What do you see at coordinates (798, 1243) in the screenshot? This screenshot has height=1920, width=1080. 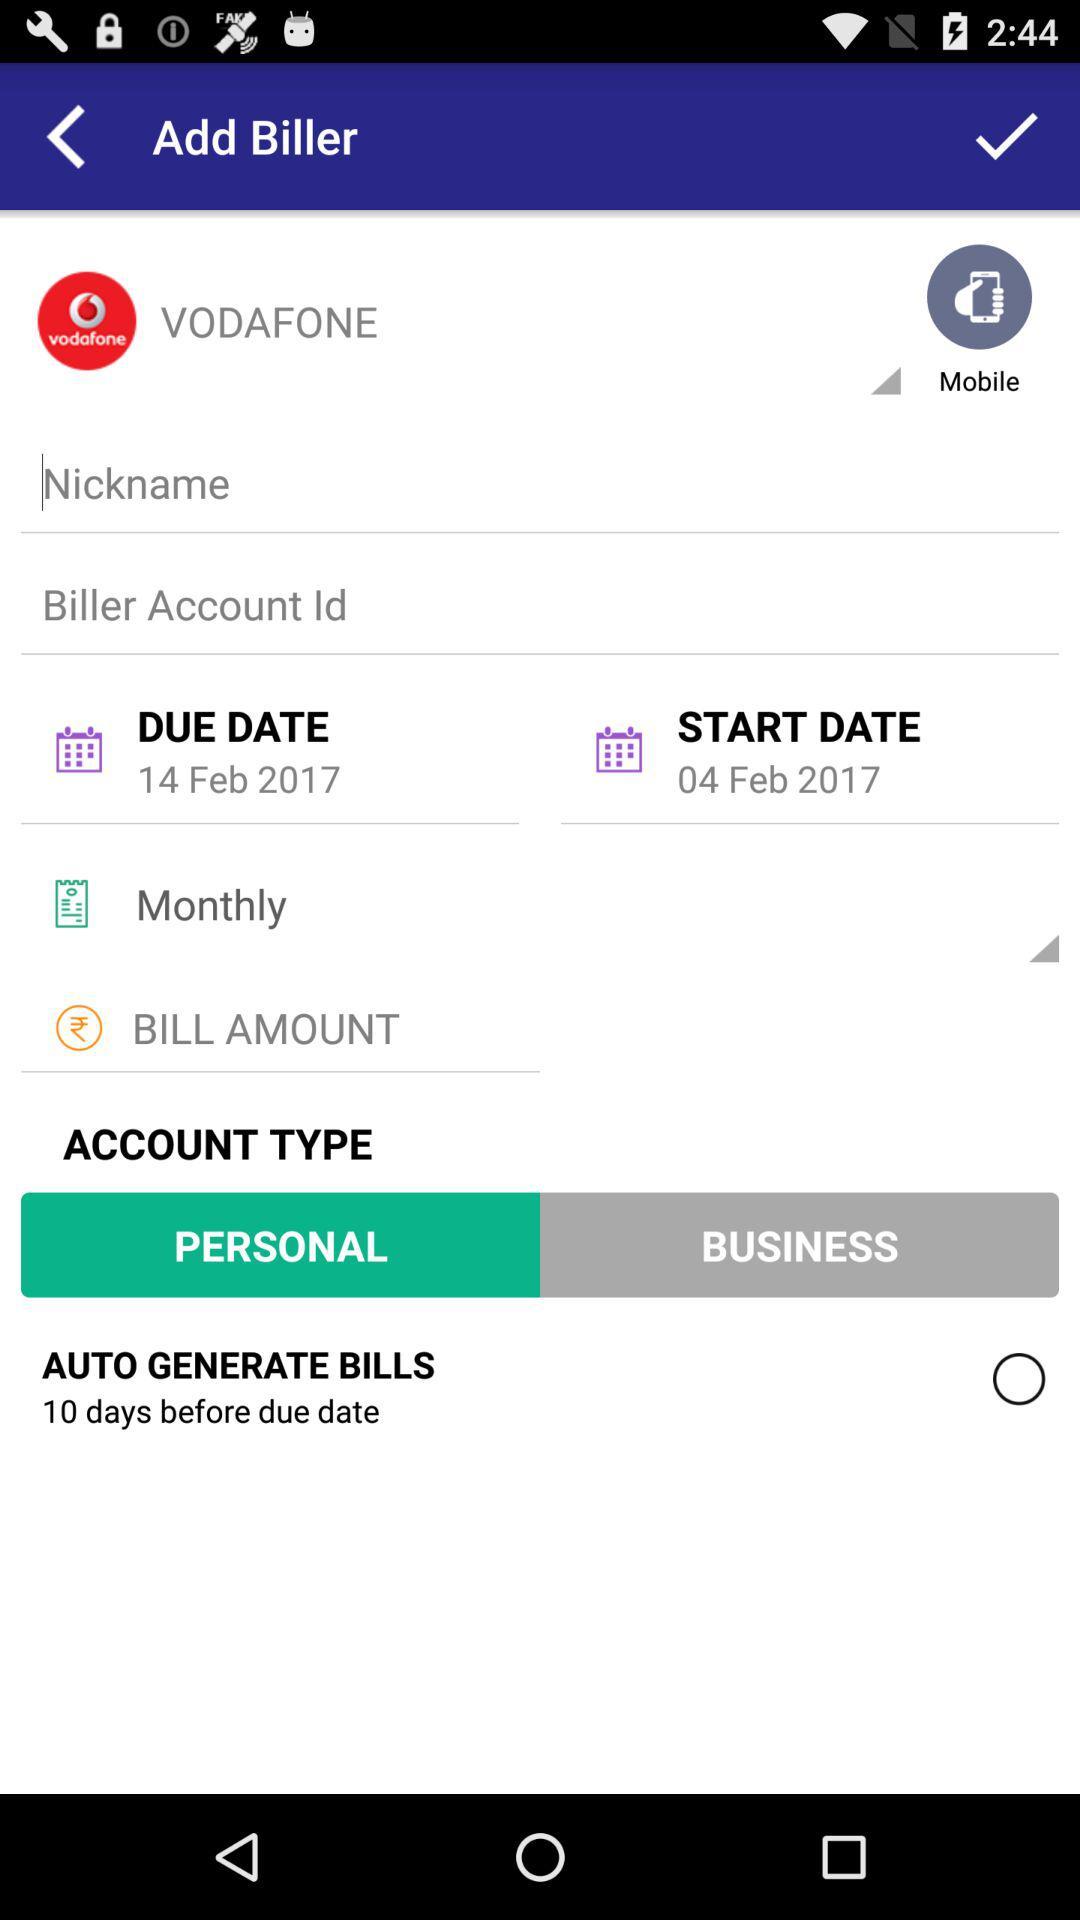 I see `item to the right of personal icon` at bounding box center [798, 1243].